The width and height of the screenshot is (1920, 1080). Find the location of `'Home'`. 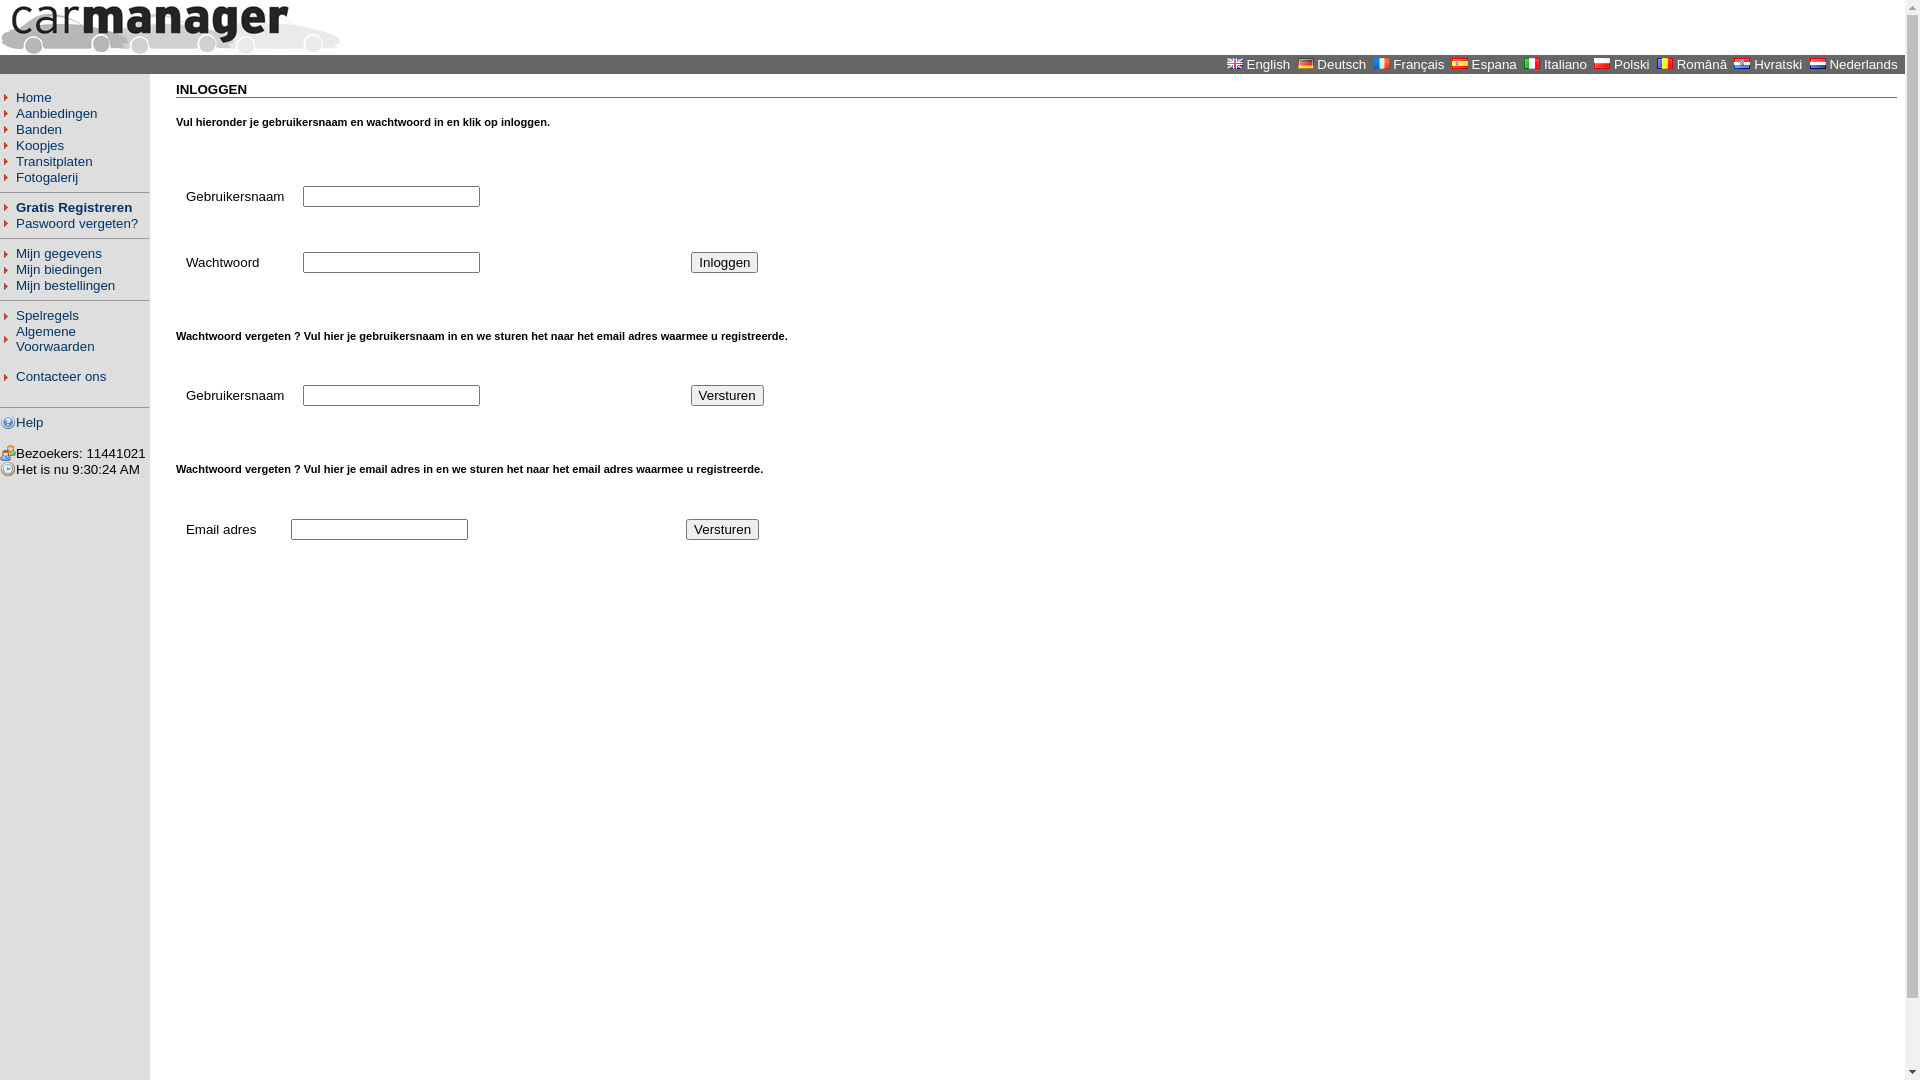

'Home' is located at coordinates (33, 97).